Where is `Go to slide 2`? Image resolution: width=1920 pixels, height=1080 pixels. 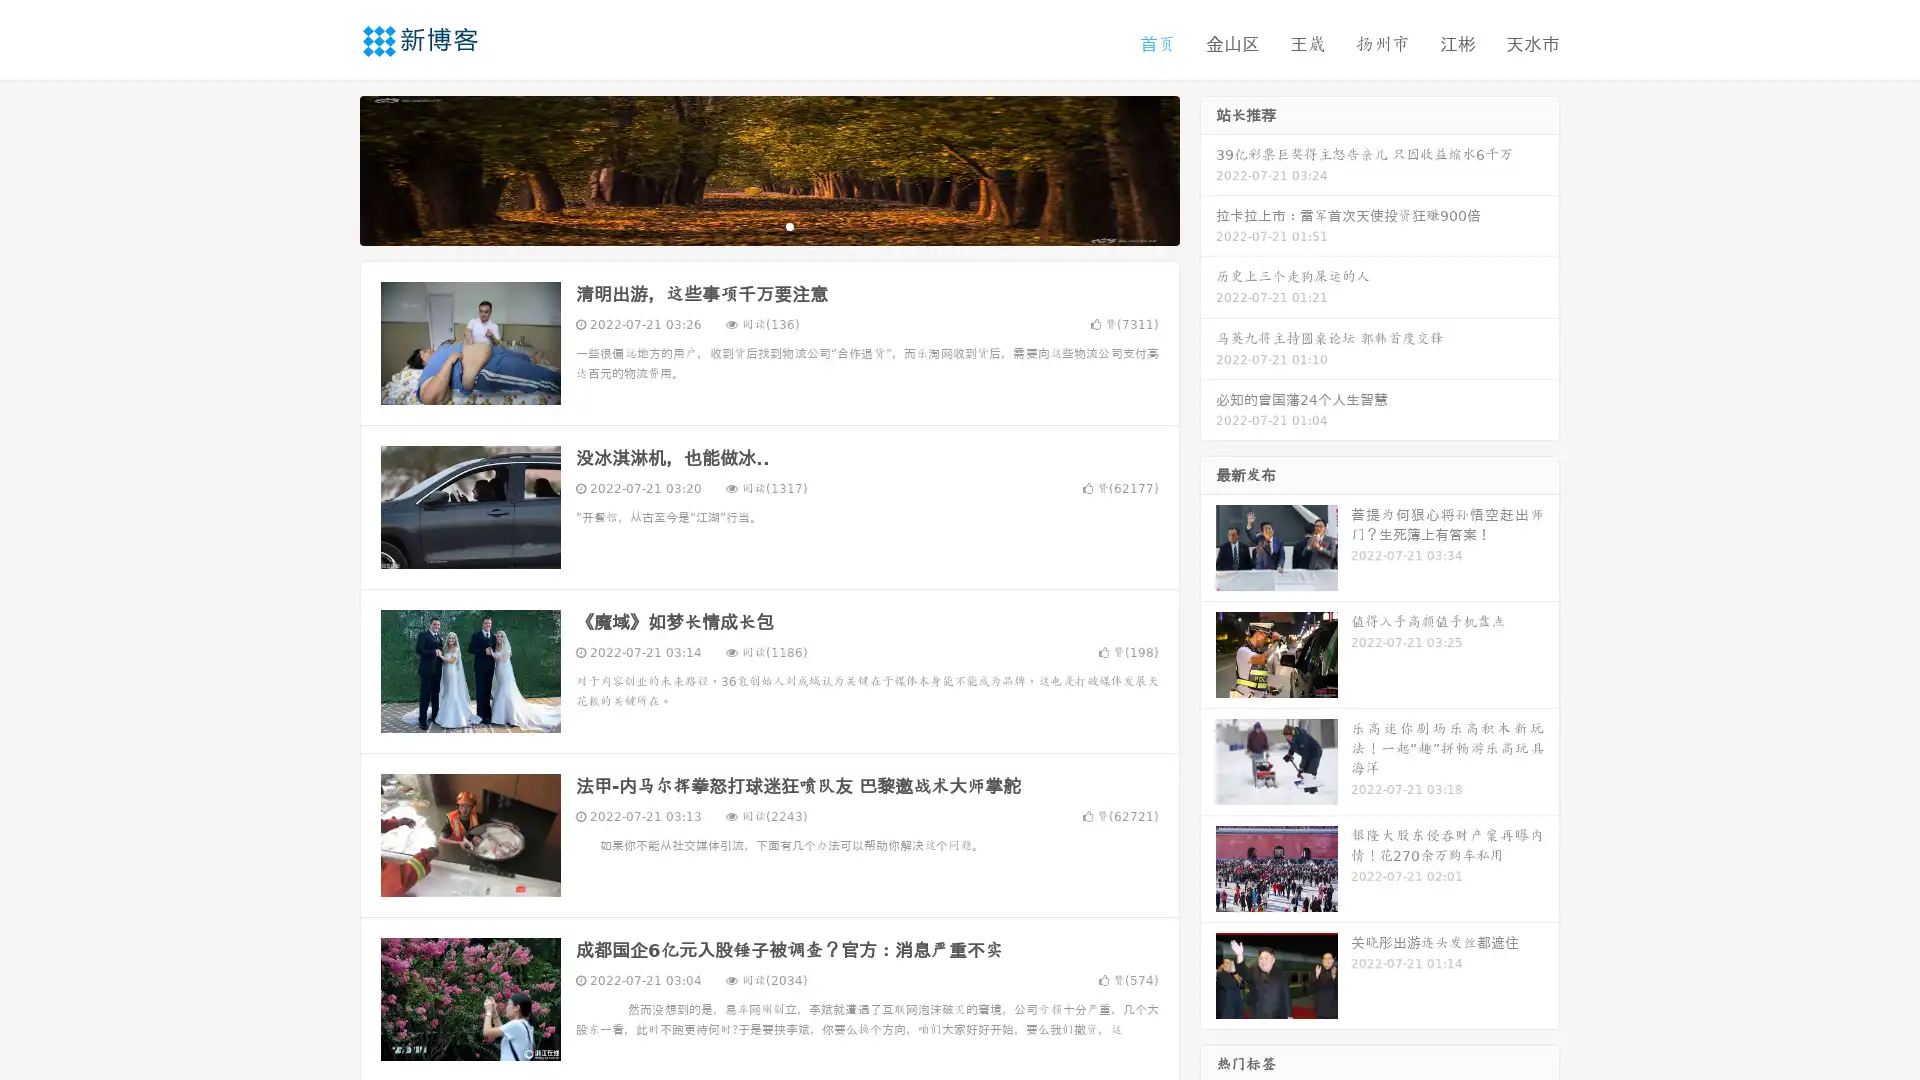
Go to slide 2 is located at coordinates (768, 225).